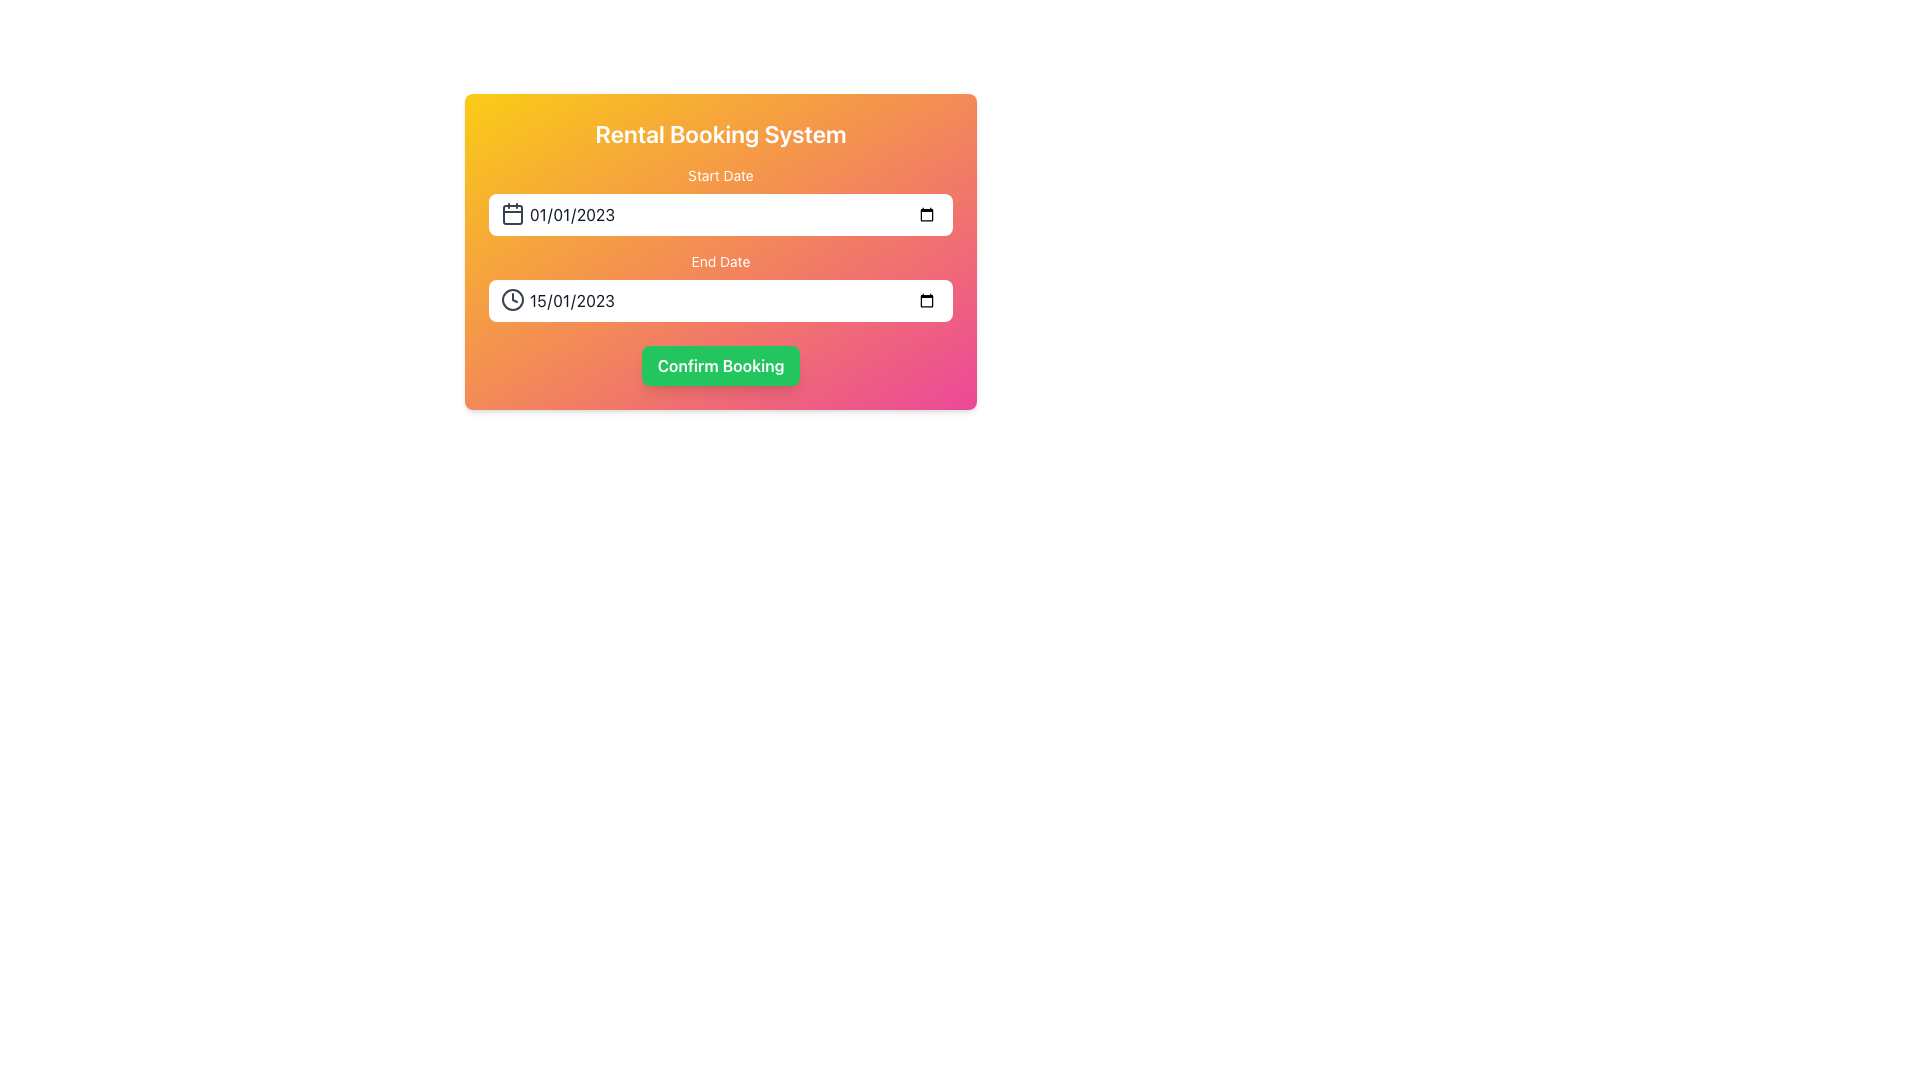 Image resolution: width=1920 pixels, height=1080 pixels. I want to click on the clock icon located at the left inside the 'End Date' input field of the second date selection row, so click(513, 300).